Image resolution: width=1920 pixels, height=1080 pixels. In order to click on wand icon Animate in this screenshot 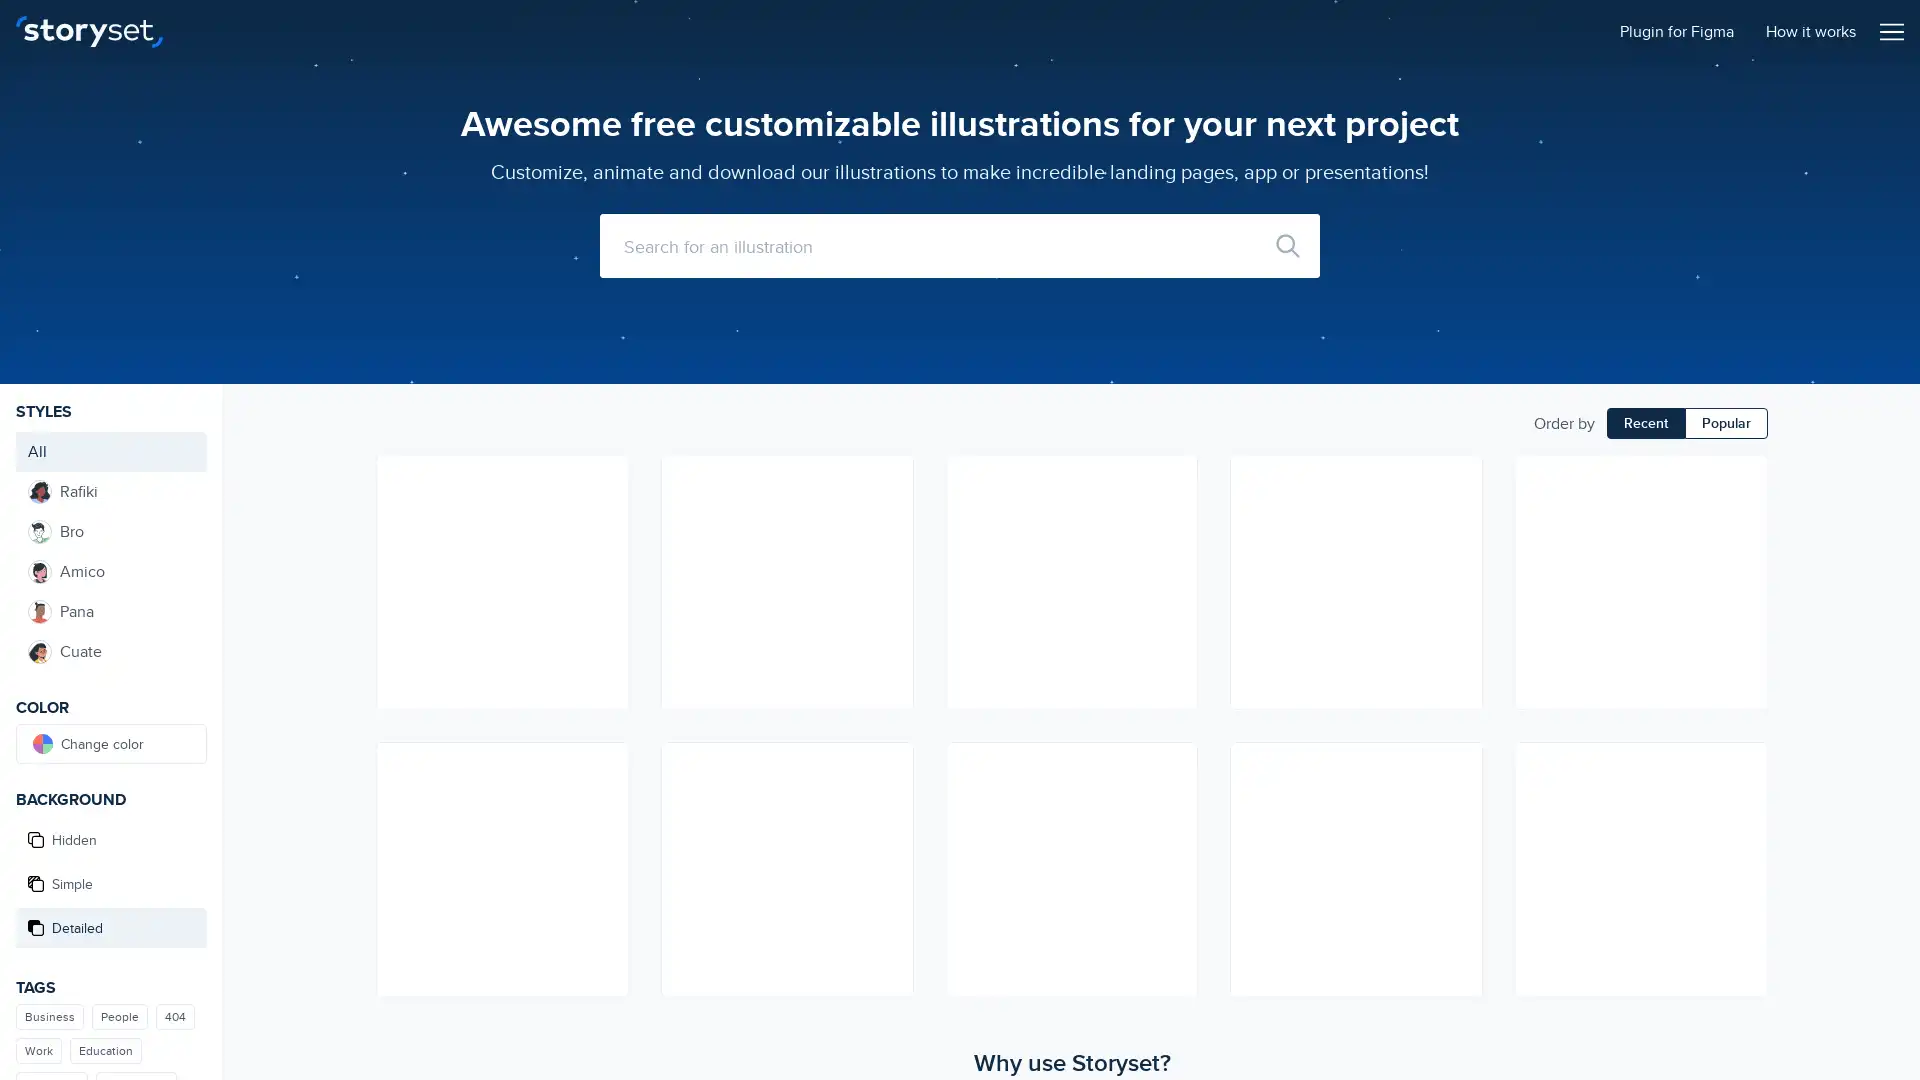, I will do `click(1458, 479)`.